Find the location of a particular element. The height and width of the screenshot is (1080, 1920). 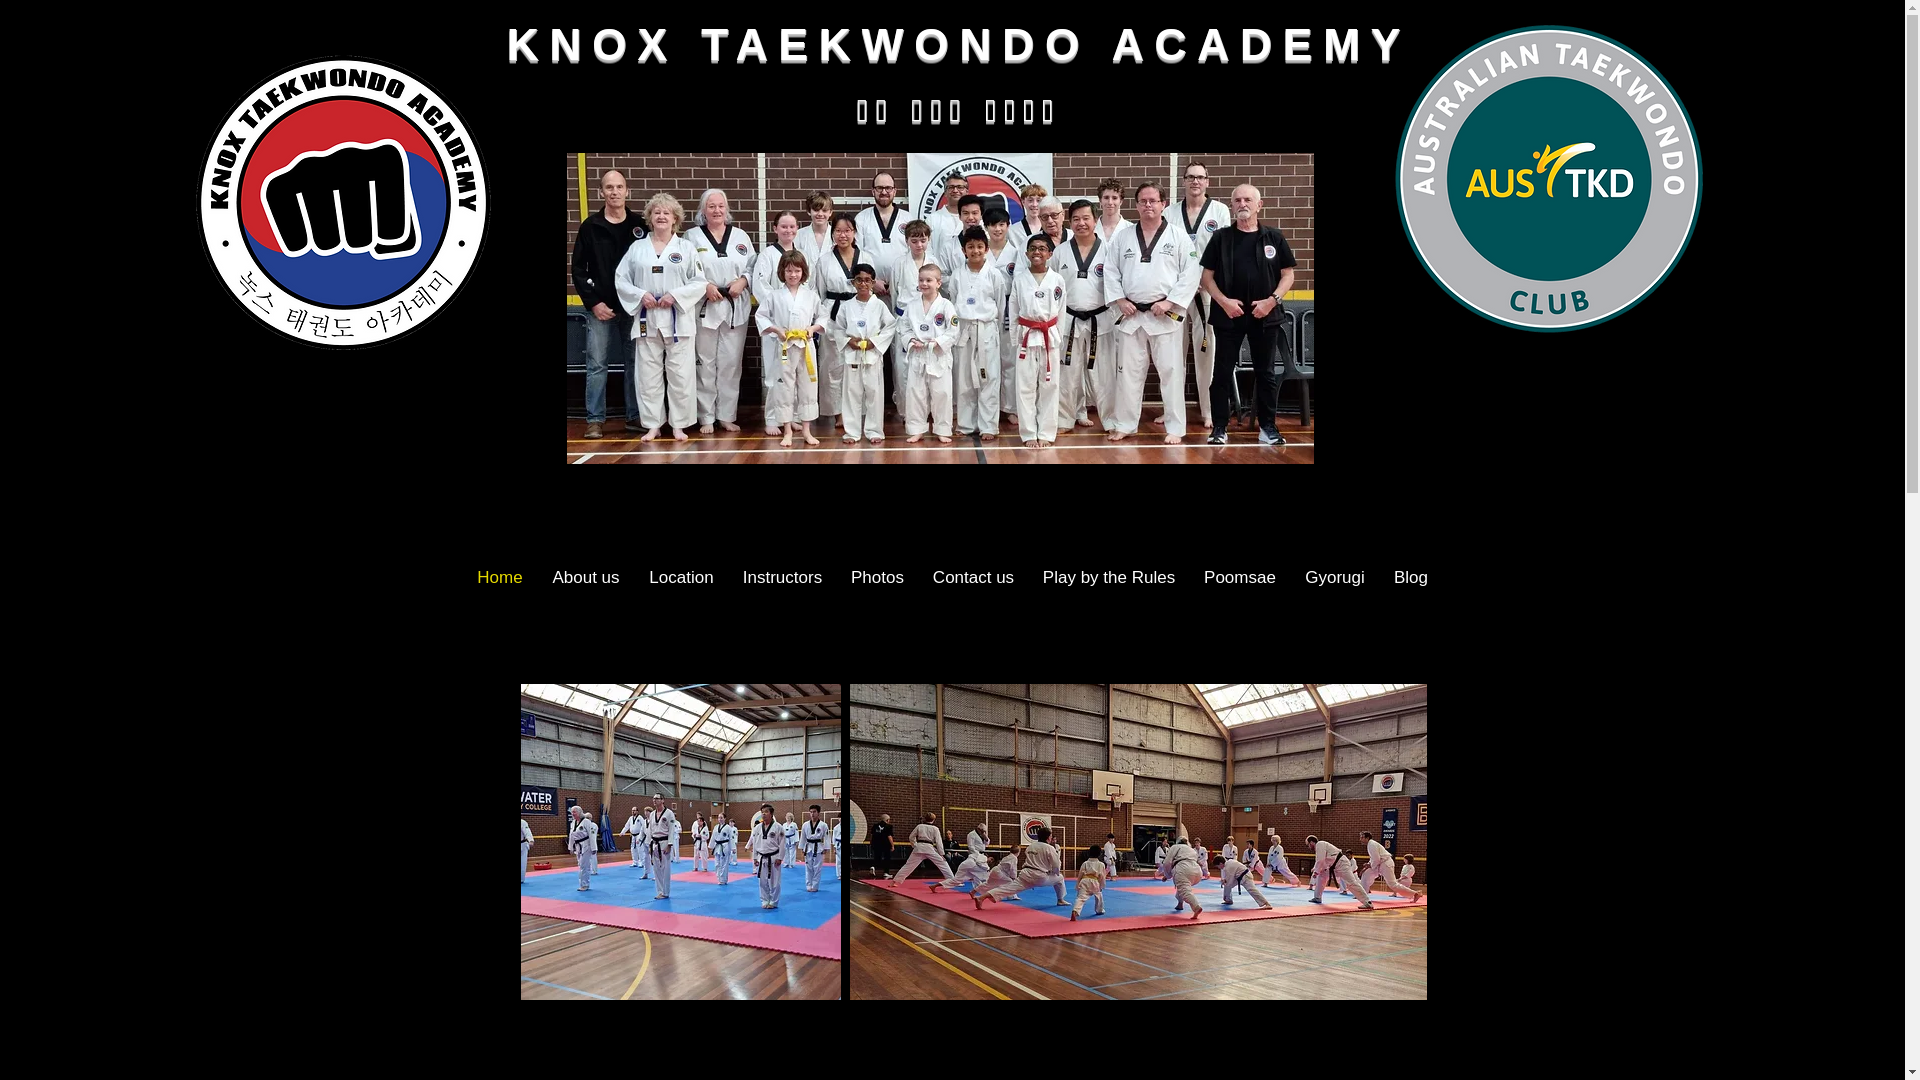

'Poomsae' is located at coordinates (1239, 578).